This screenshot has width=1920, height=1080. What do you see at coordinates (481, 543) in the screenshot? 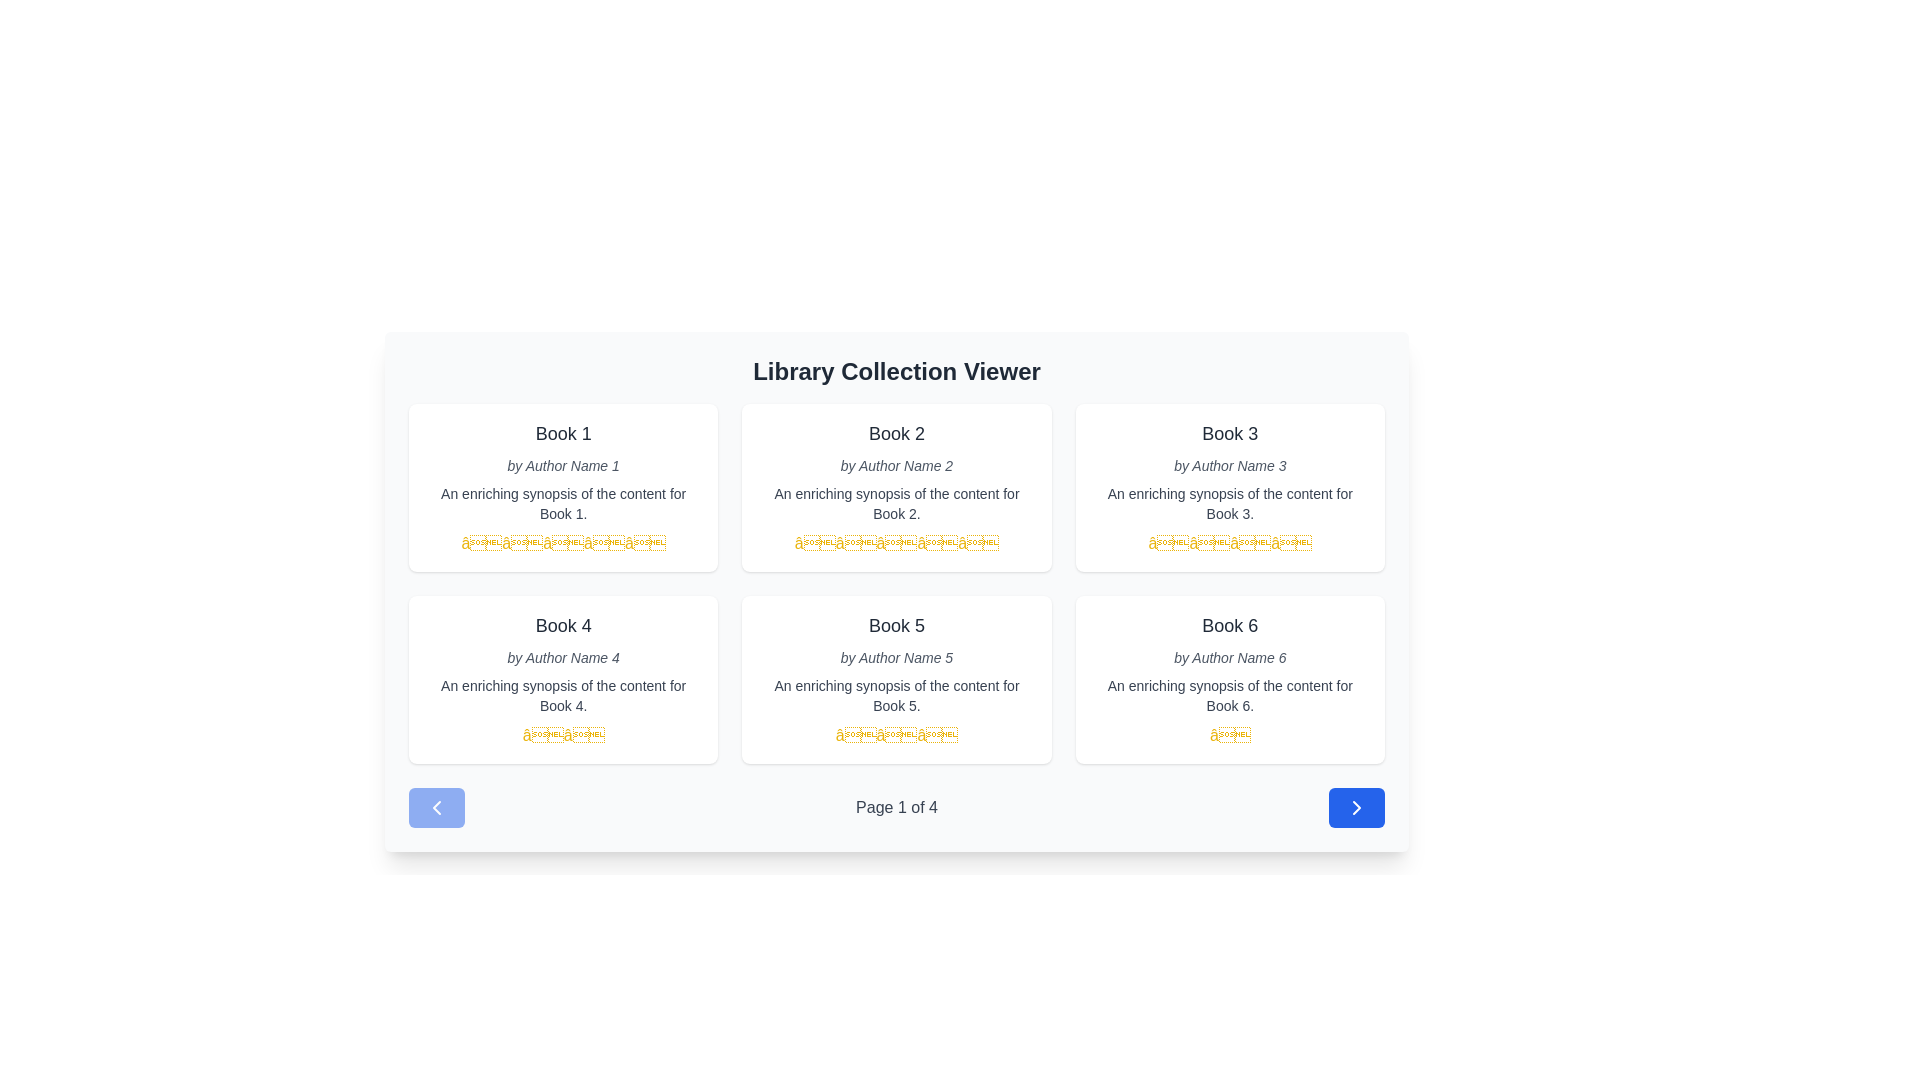
I see `the first yellow star icon, which represents the rating for 'Book 1', located below its description text in the library collection view` at bounding box center [481, 543].